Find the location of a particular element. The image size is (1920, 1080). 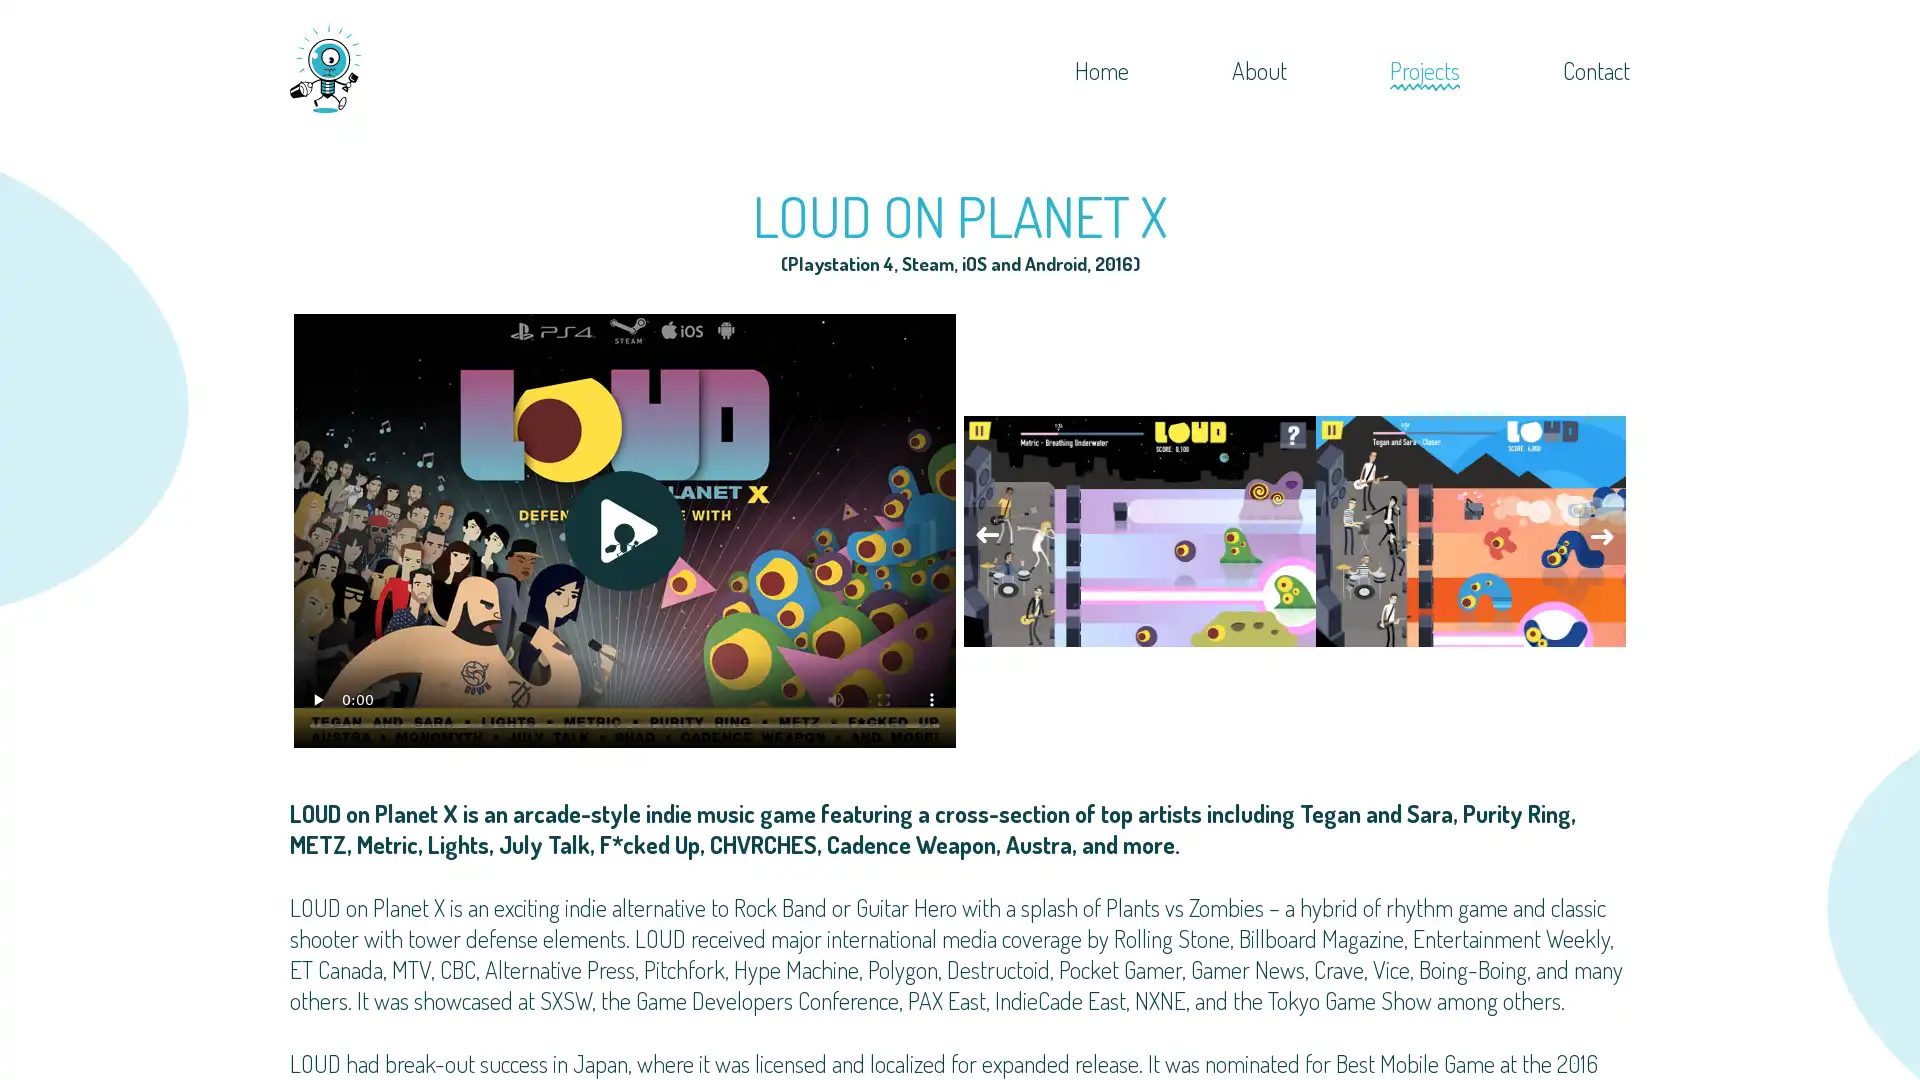

mute is located at coordinates (835, 698).